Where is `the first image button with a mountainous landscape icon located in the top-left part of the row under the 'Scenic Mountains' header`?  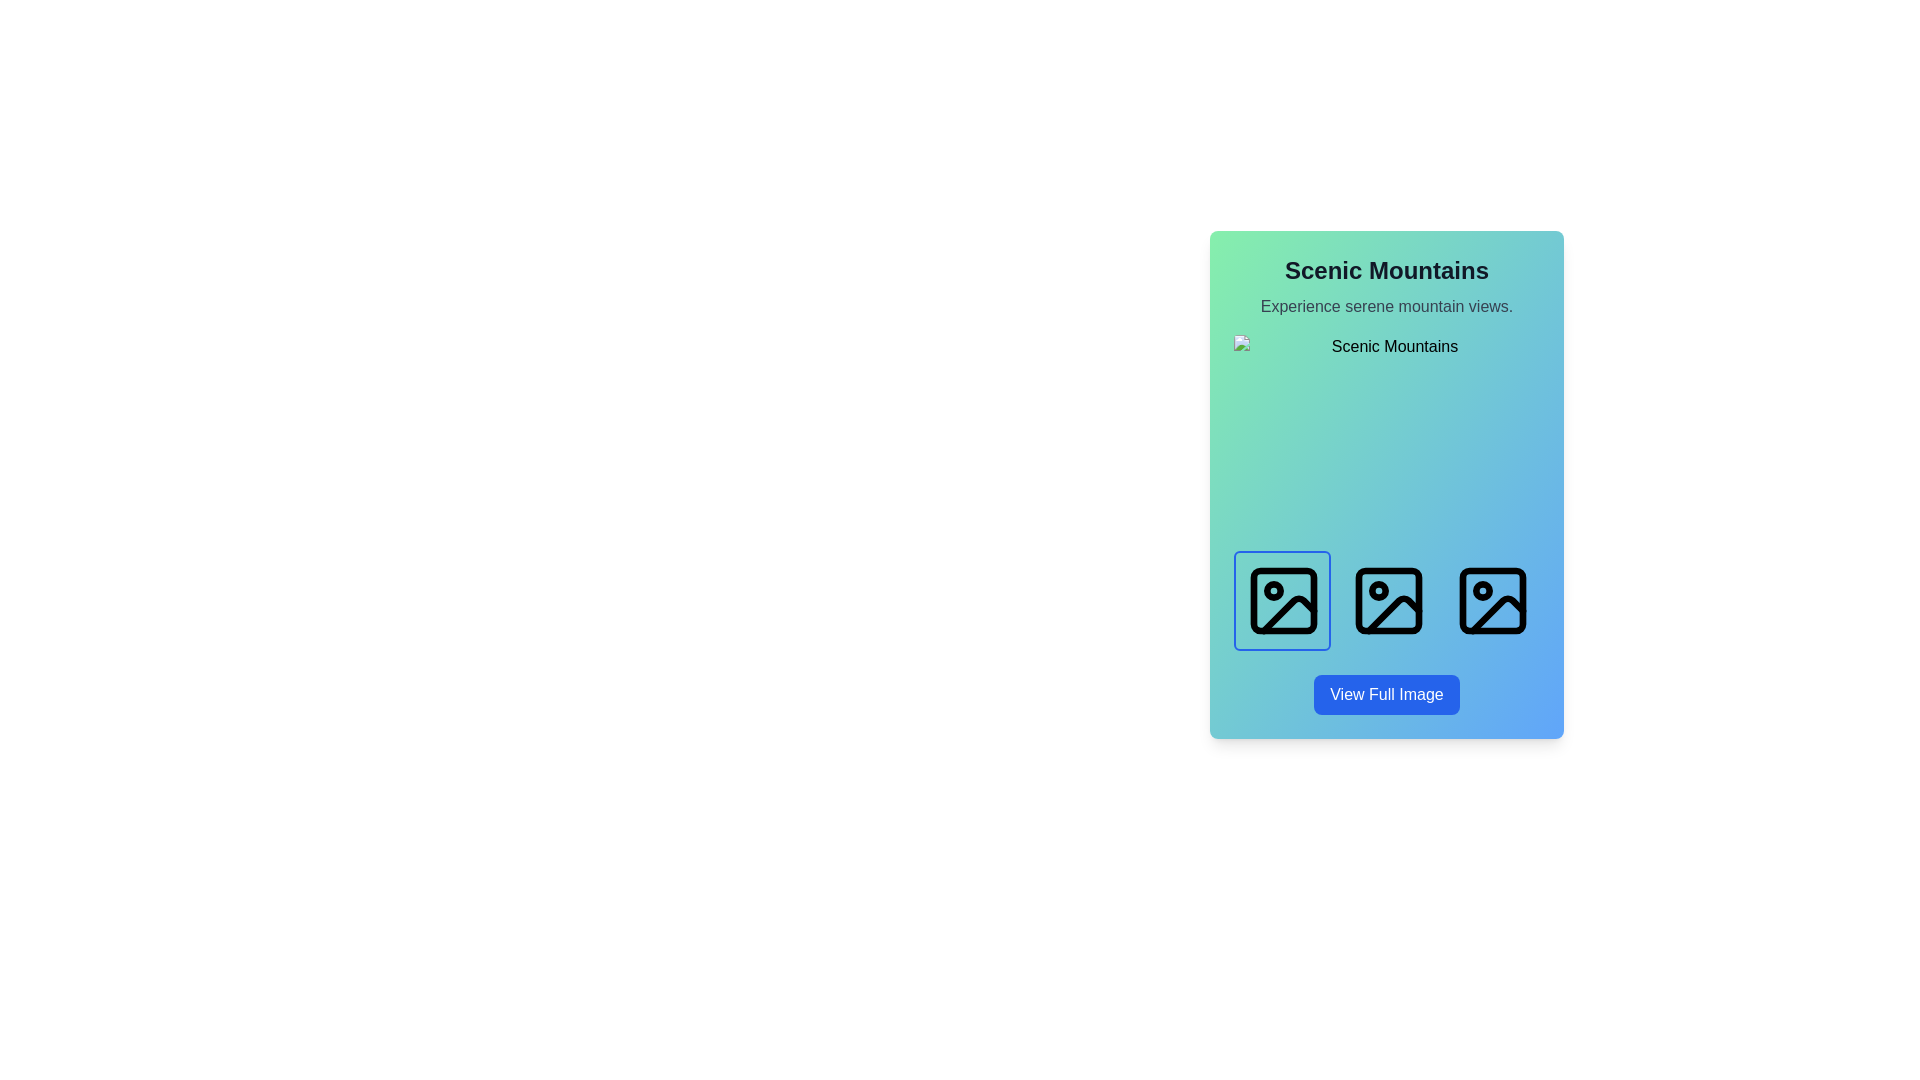 the first image button with a mountainous landscape icon located in the top-left part of the row under the 'Scenic Mountains' header is located at coordinates (1282, 600).